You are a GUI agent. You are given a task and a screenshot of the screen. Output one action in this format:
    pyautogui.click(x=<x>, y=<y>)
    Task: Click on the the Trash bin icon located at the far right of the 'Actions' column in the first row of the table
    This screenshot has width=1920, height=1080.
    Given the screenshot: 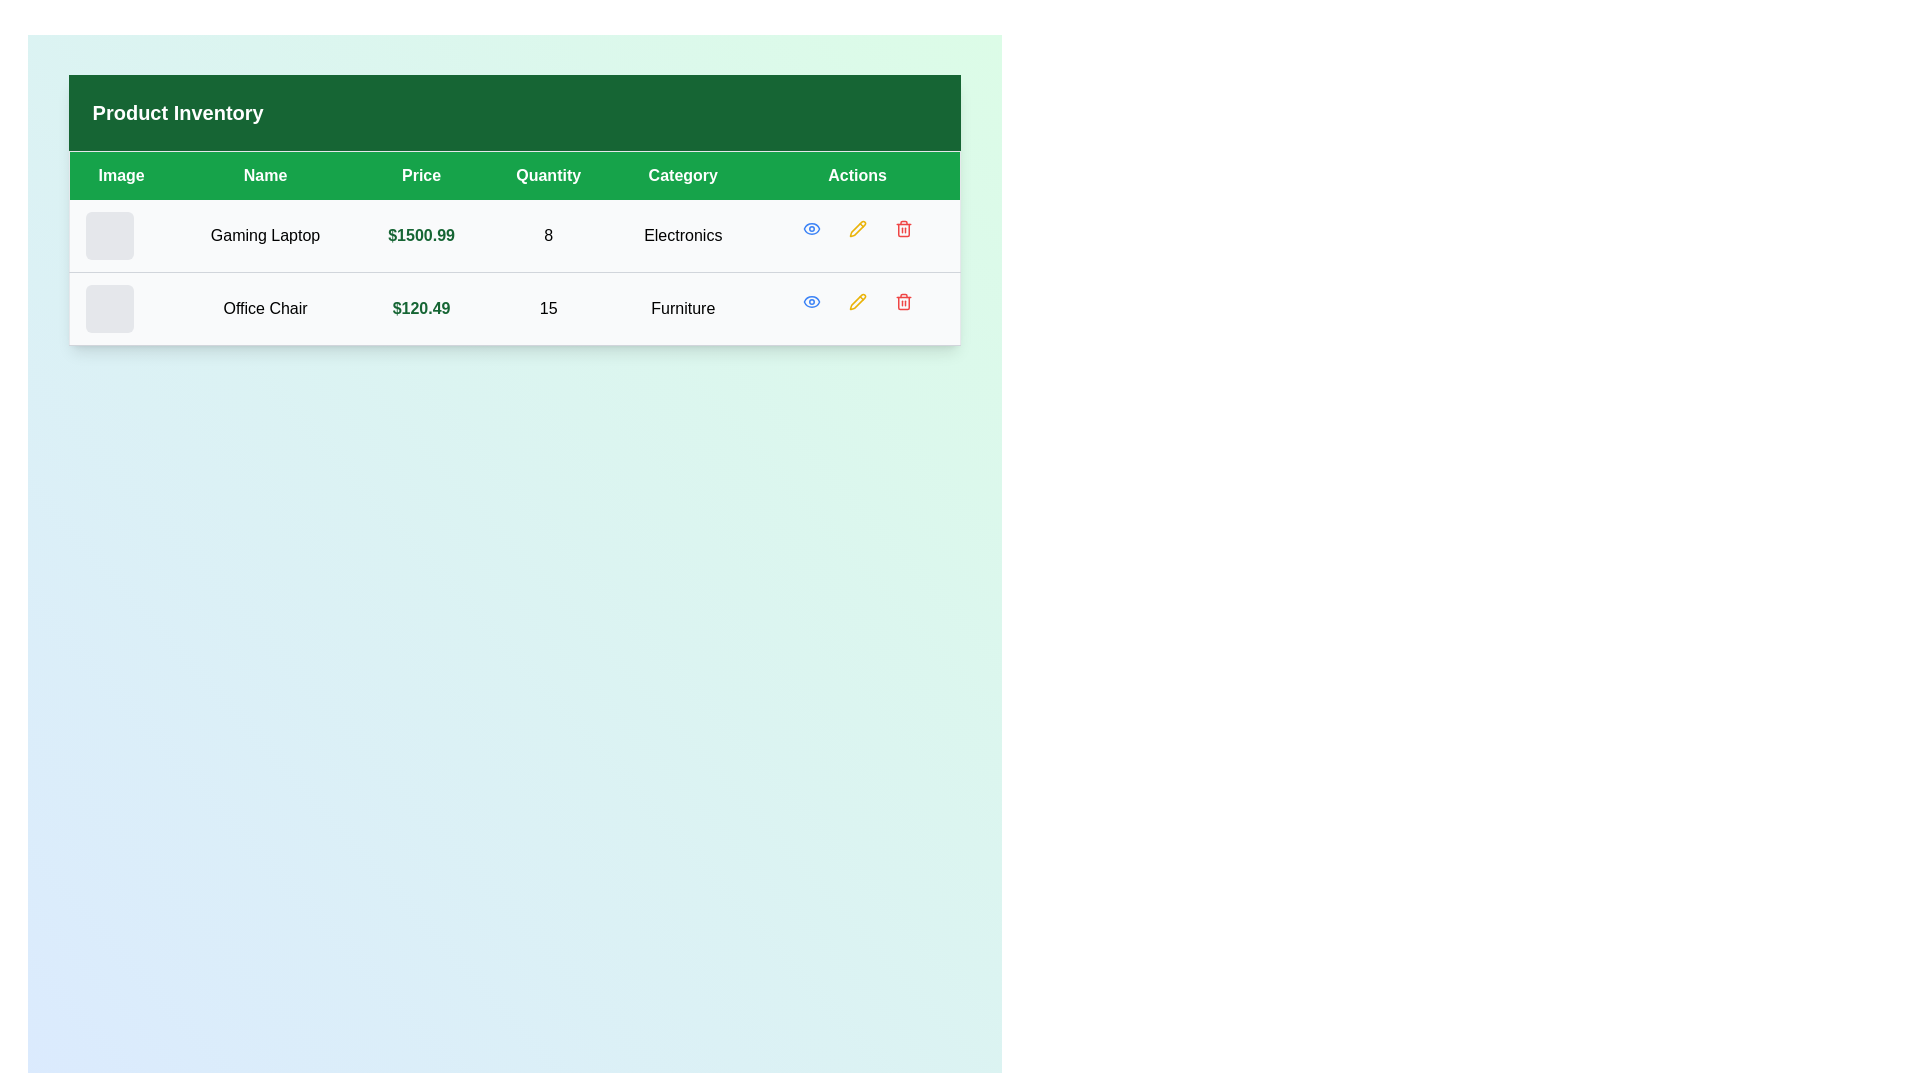 What is the action you would take?
    pyautogui.click(x=902, y=227)
    